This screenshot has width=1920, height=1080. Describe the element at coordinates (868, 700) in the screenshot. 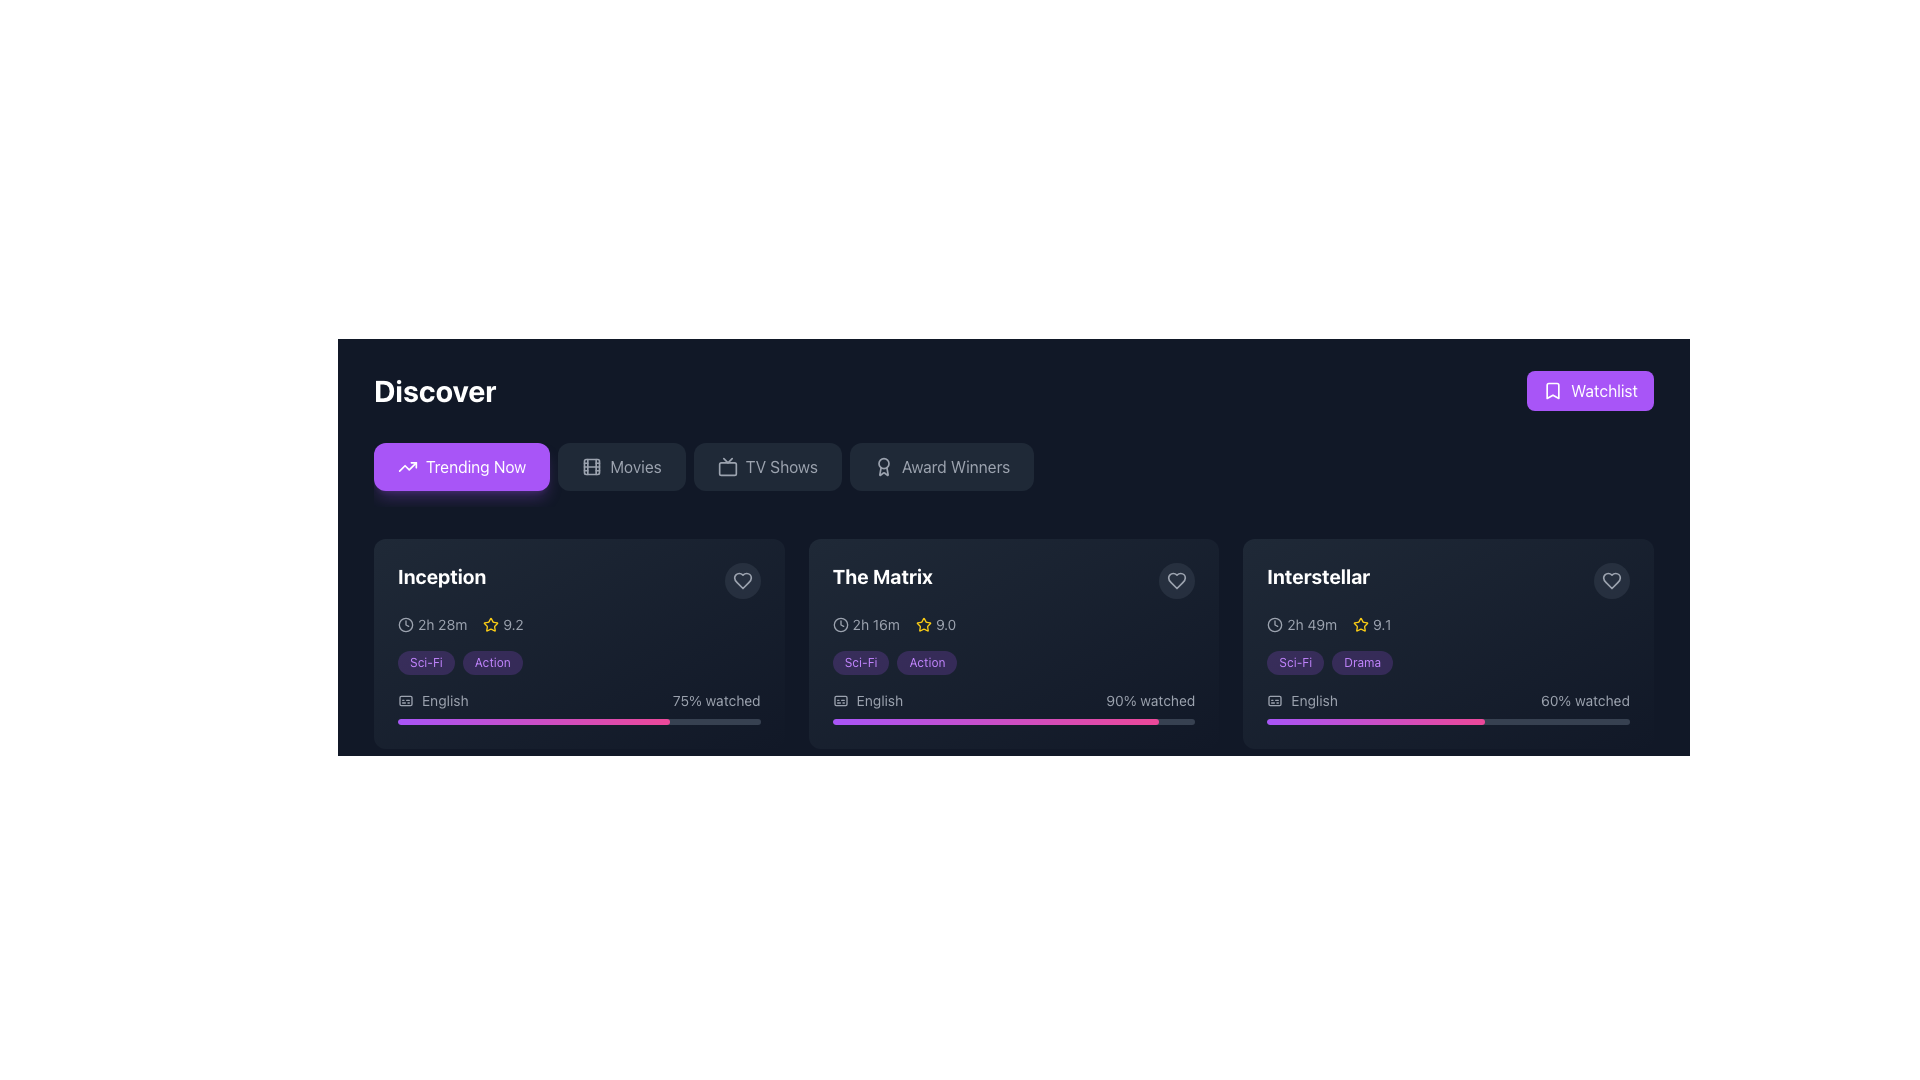

I see `the language indicator text element for the movie 'The Matrix', located underneath the genre labels and above the viewing progress bar` at that location.